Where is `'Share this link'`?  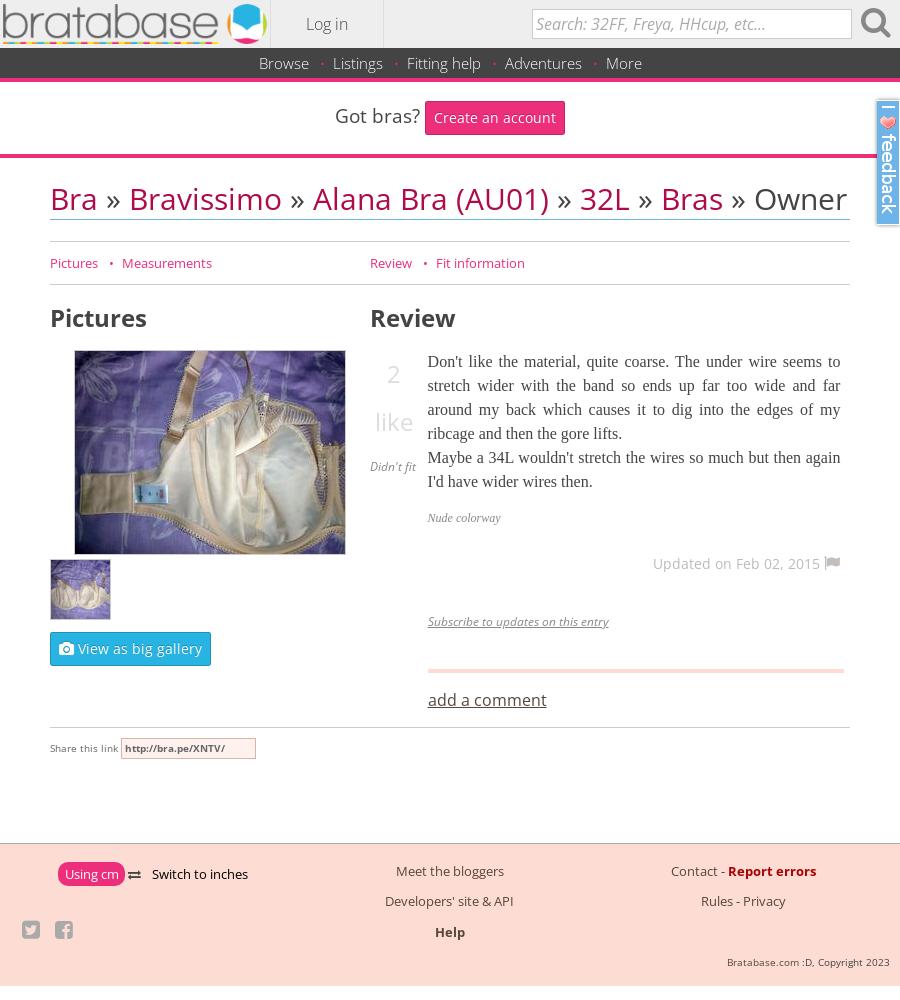
'Share this link' is located at coordinates (84, 747).